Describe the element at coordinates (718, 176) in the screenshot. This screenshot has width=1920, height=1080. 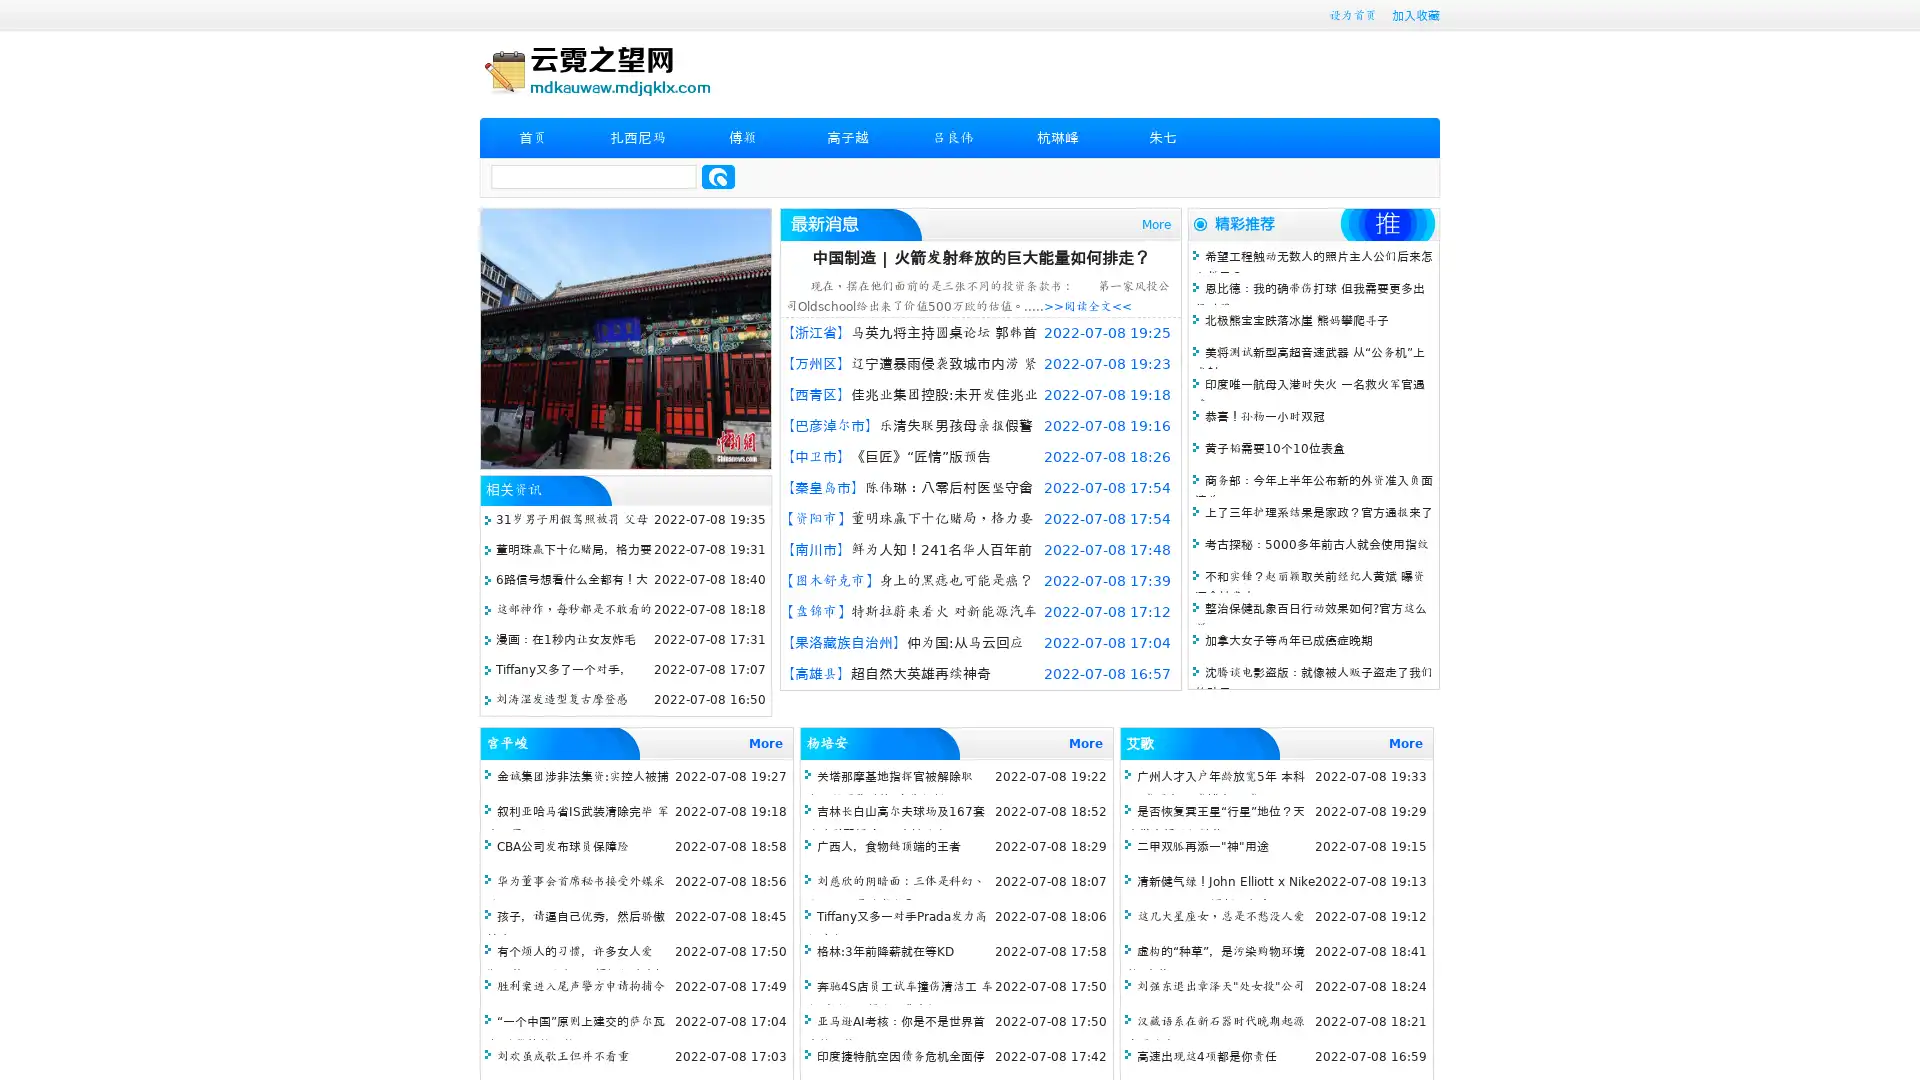
I see `Search` at that location.